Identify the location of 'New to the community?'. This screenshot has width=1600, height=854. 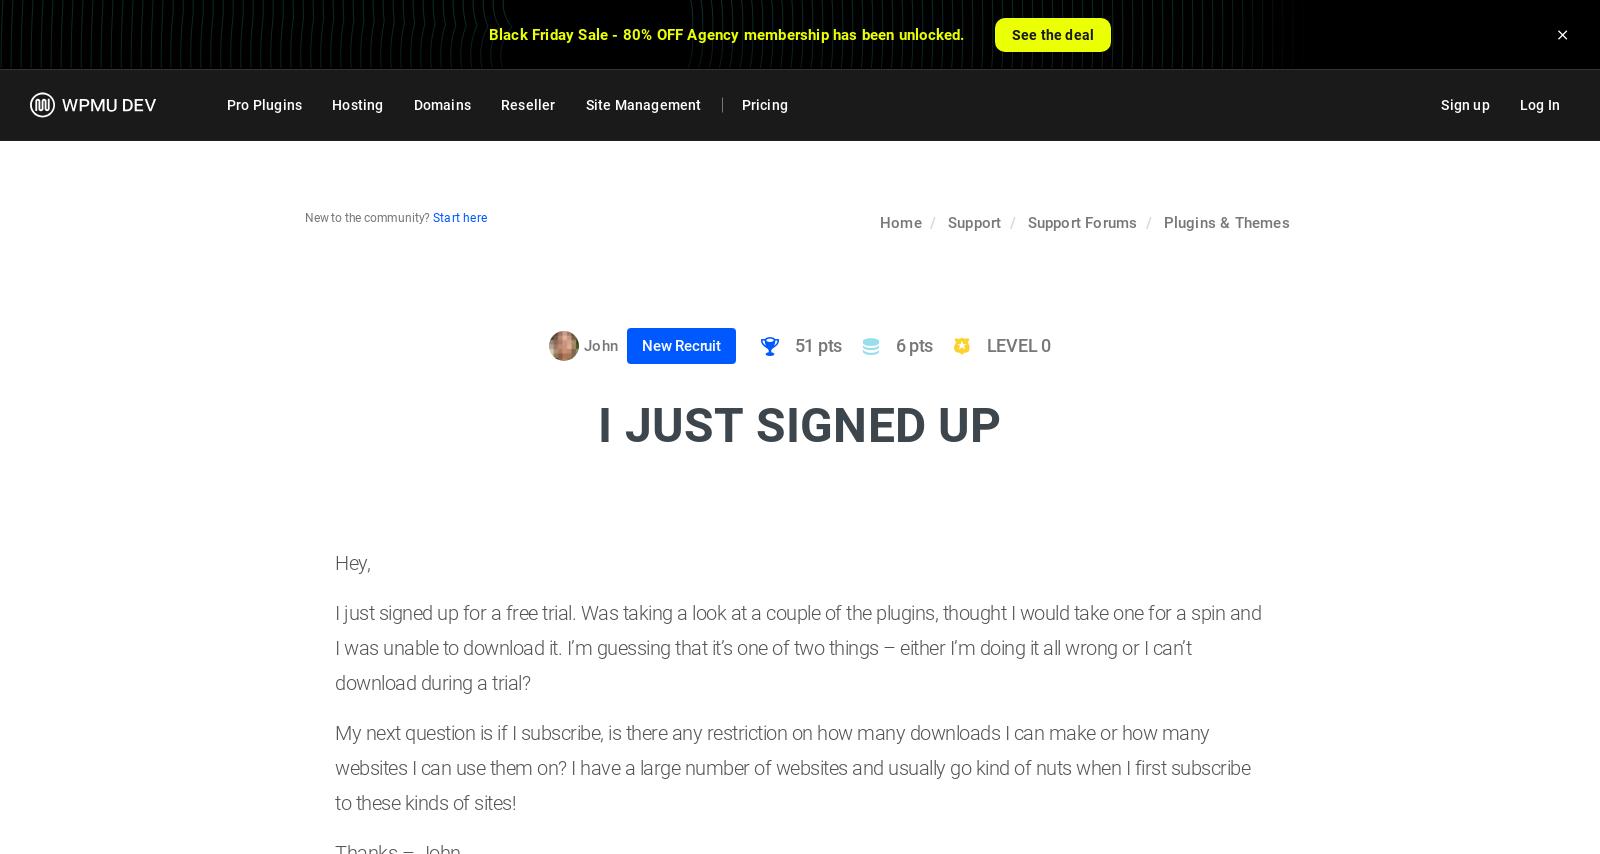
(368, 218).